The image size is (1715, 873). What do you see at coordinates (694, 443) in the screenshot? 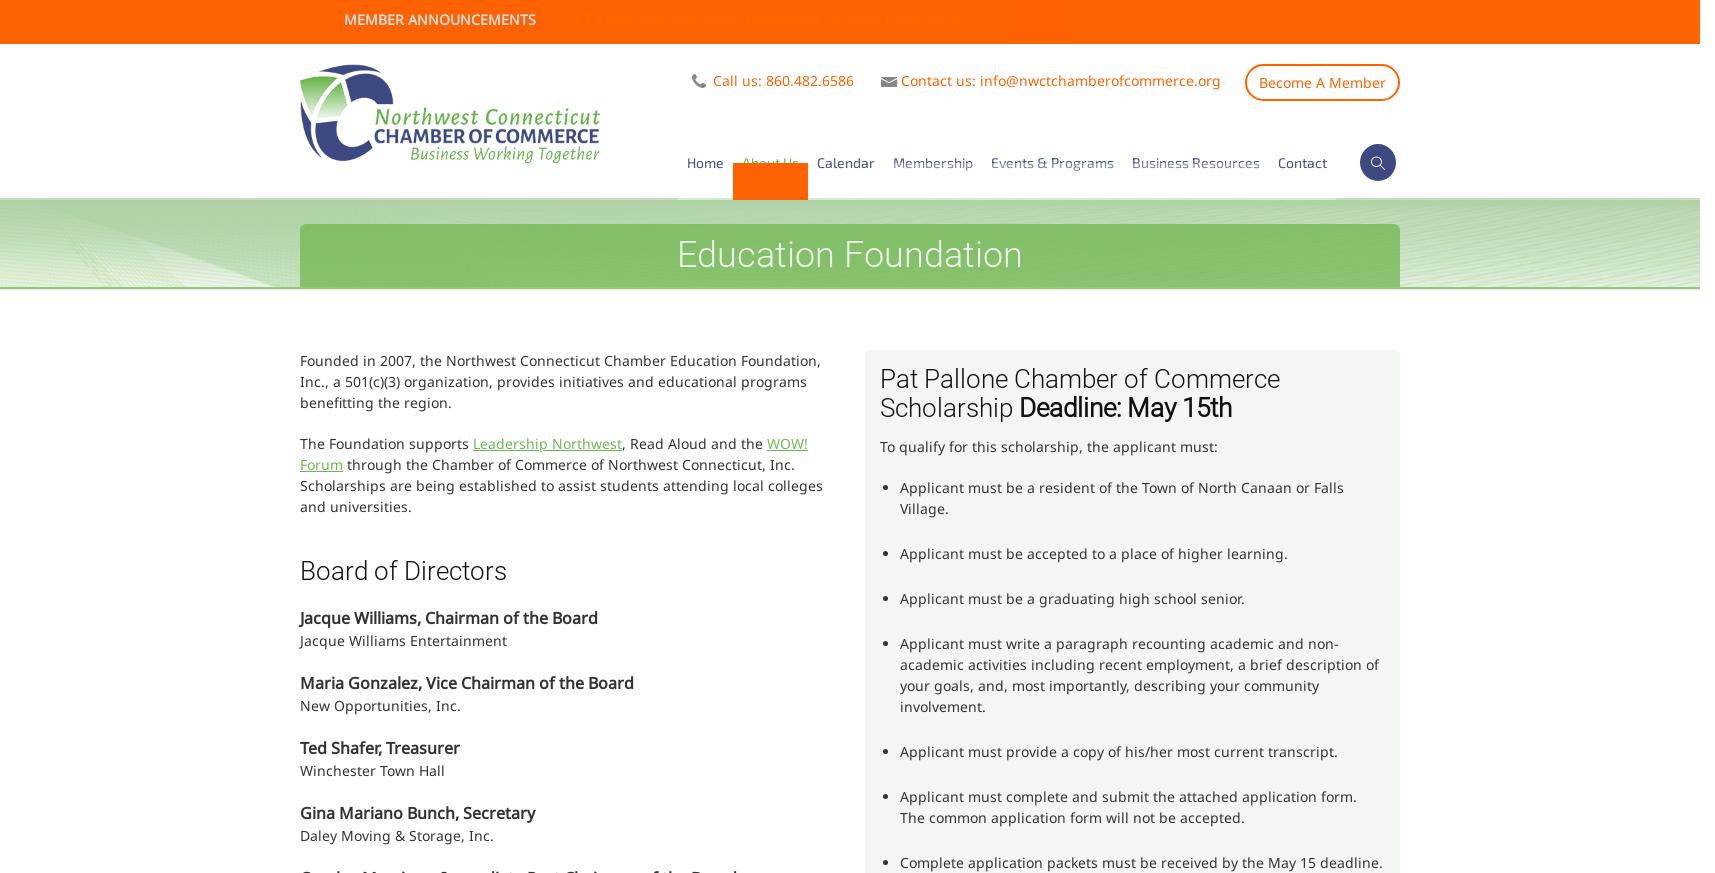
I see `', Read Aloud and the'` at bounding box center [694, 443].